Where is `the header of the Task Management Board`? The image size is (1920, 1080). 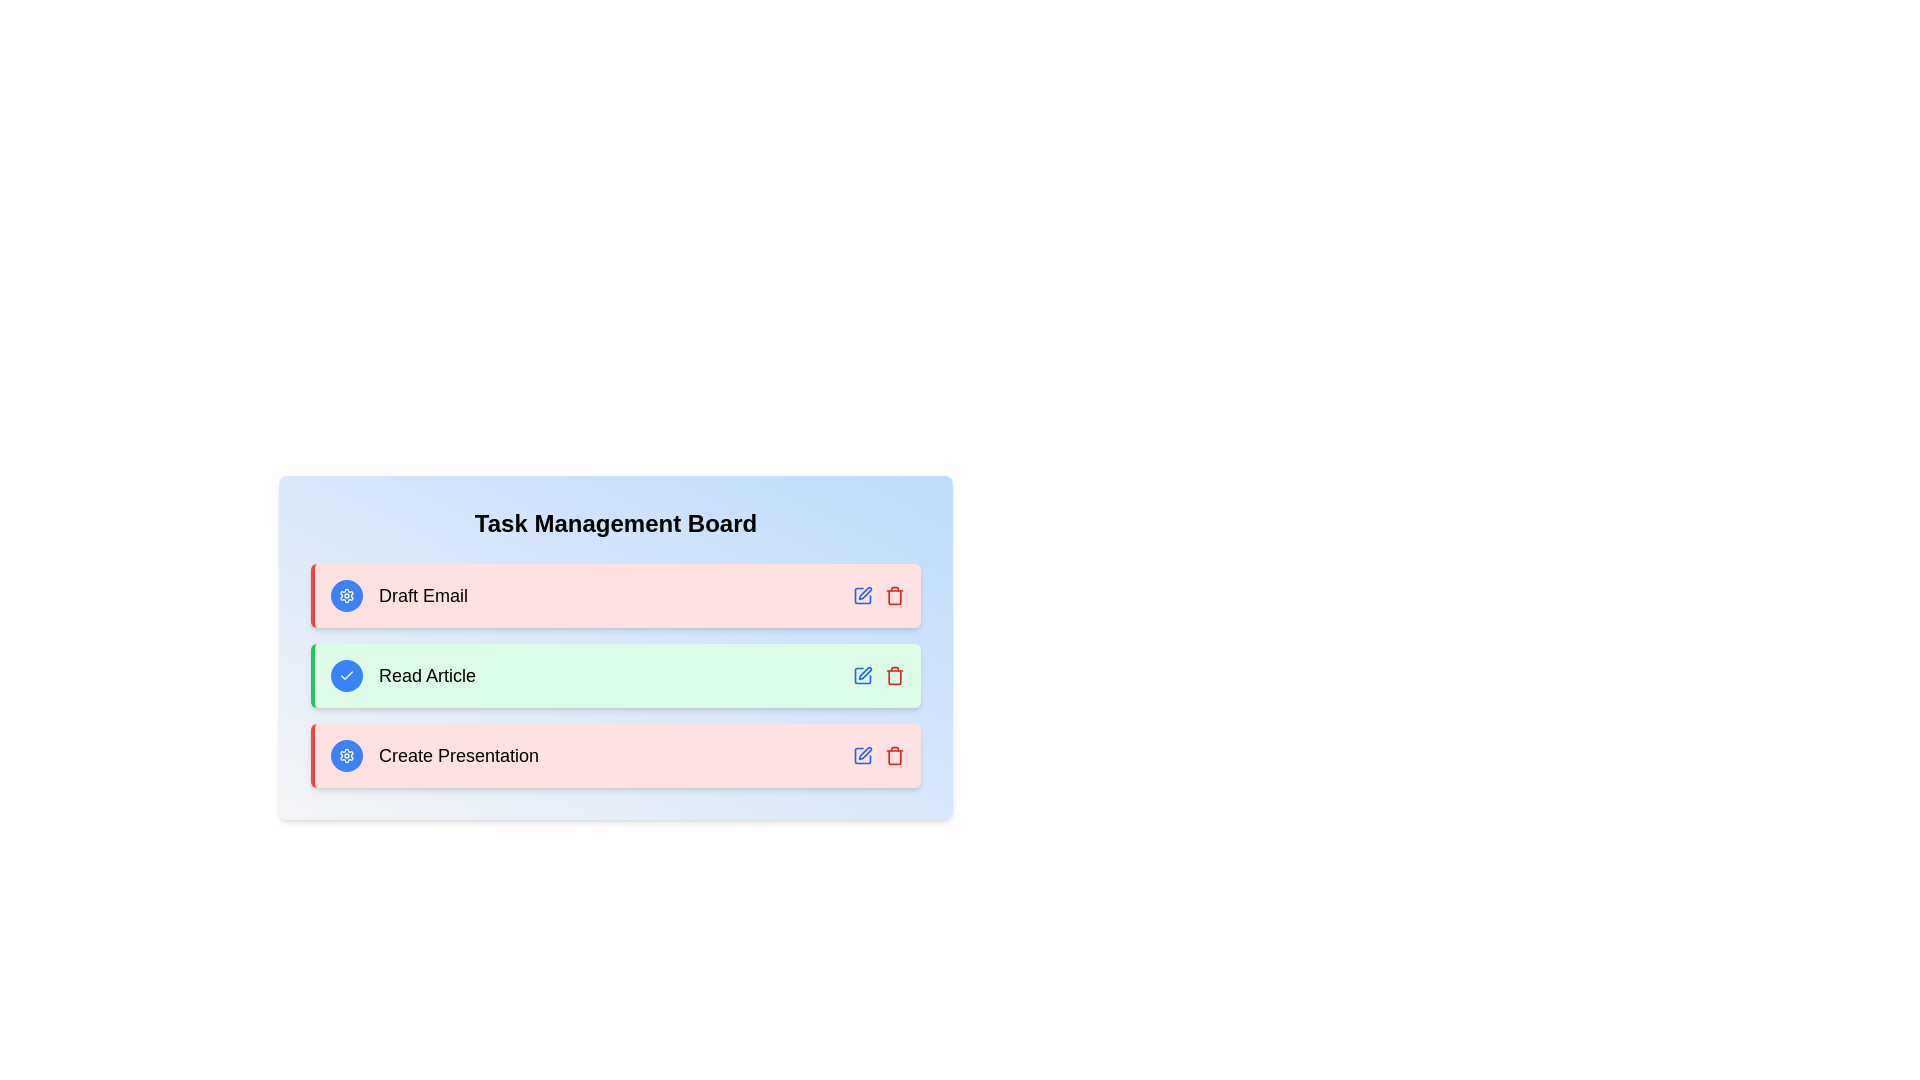 the header of the Task Management Board is located at coordinates (614, 523).